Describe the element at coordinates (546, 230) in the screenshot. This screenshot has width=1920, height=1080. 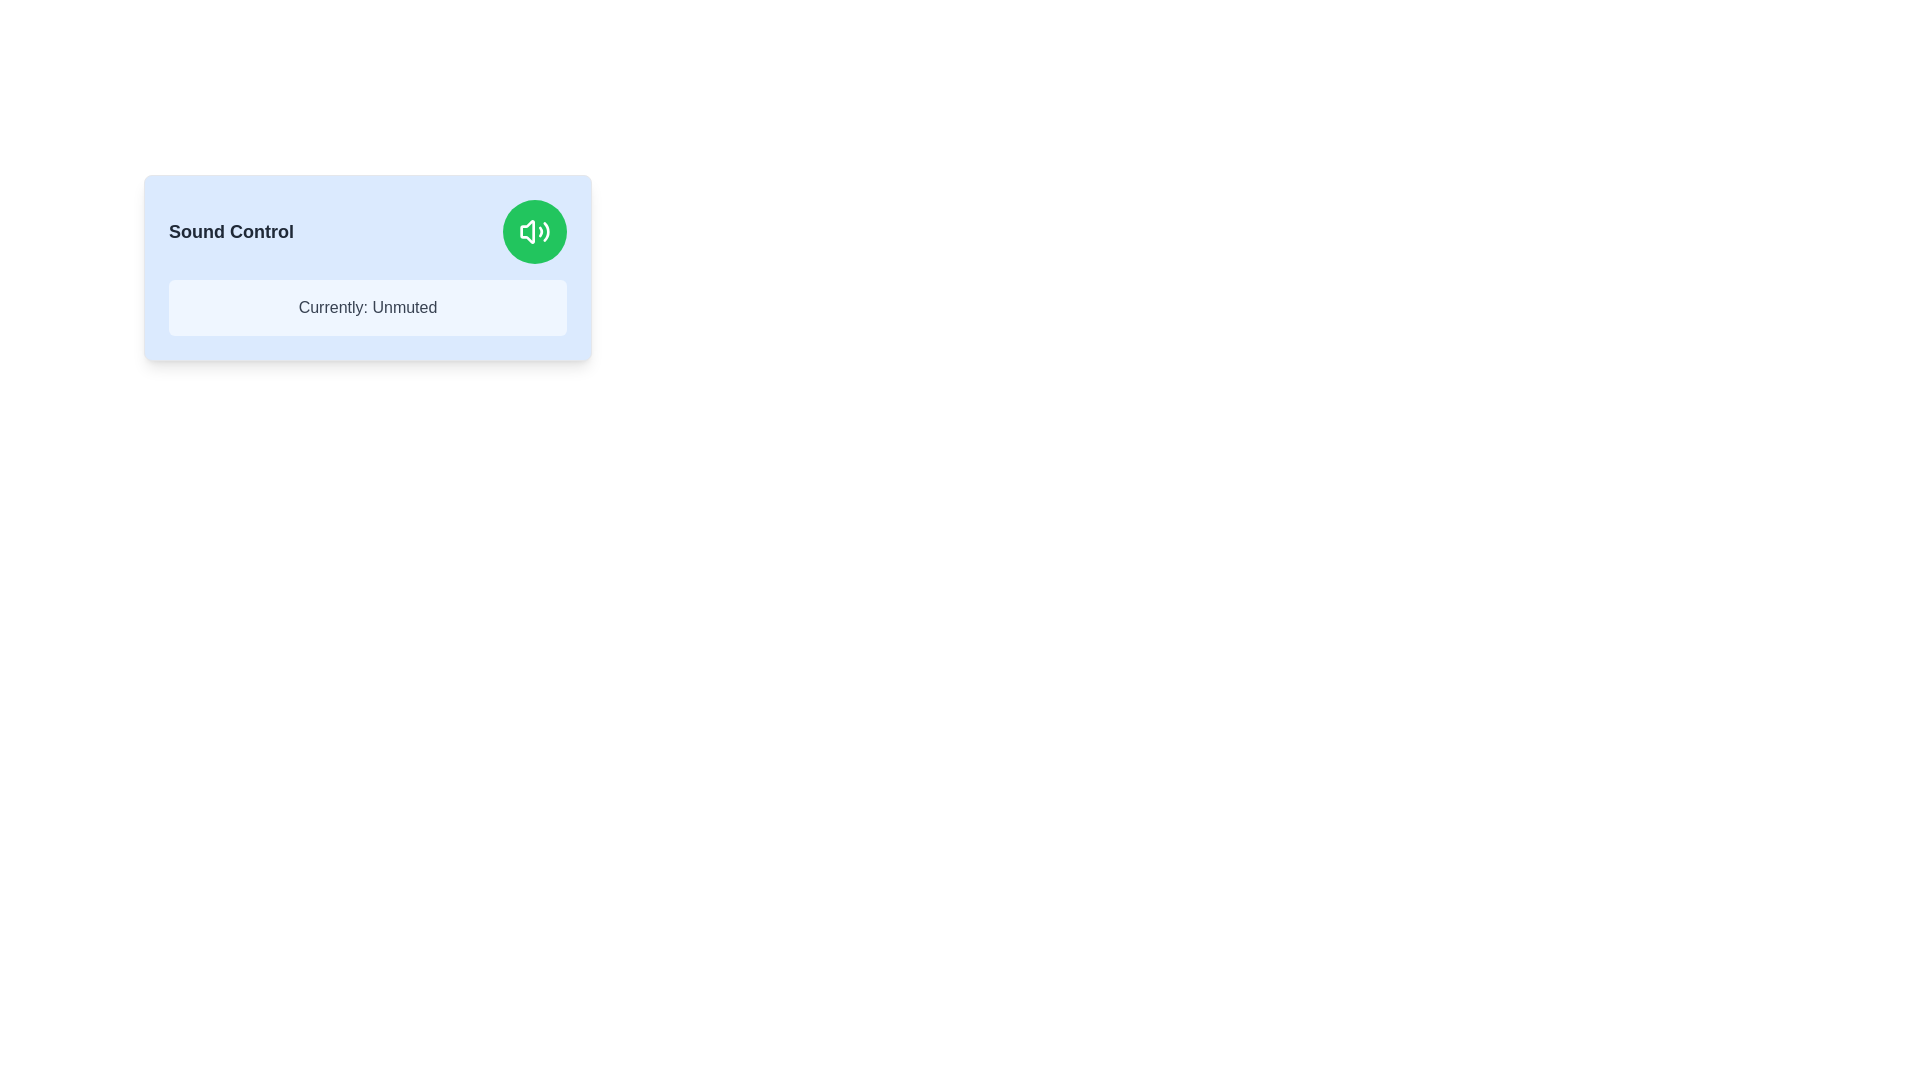
I see `the outermost arc of the sound control icon located in the top right corner of the 'Sound Control' card` at that location.